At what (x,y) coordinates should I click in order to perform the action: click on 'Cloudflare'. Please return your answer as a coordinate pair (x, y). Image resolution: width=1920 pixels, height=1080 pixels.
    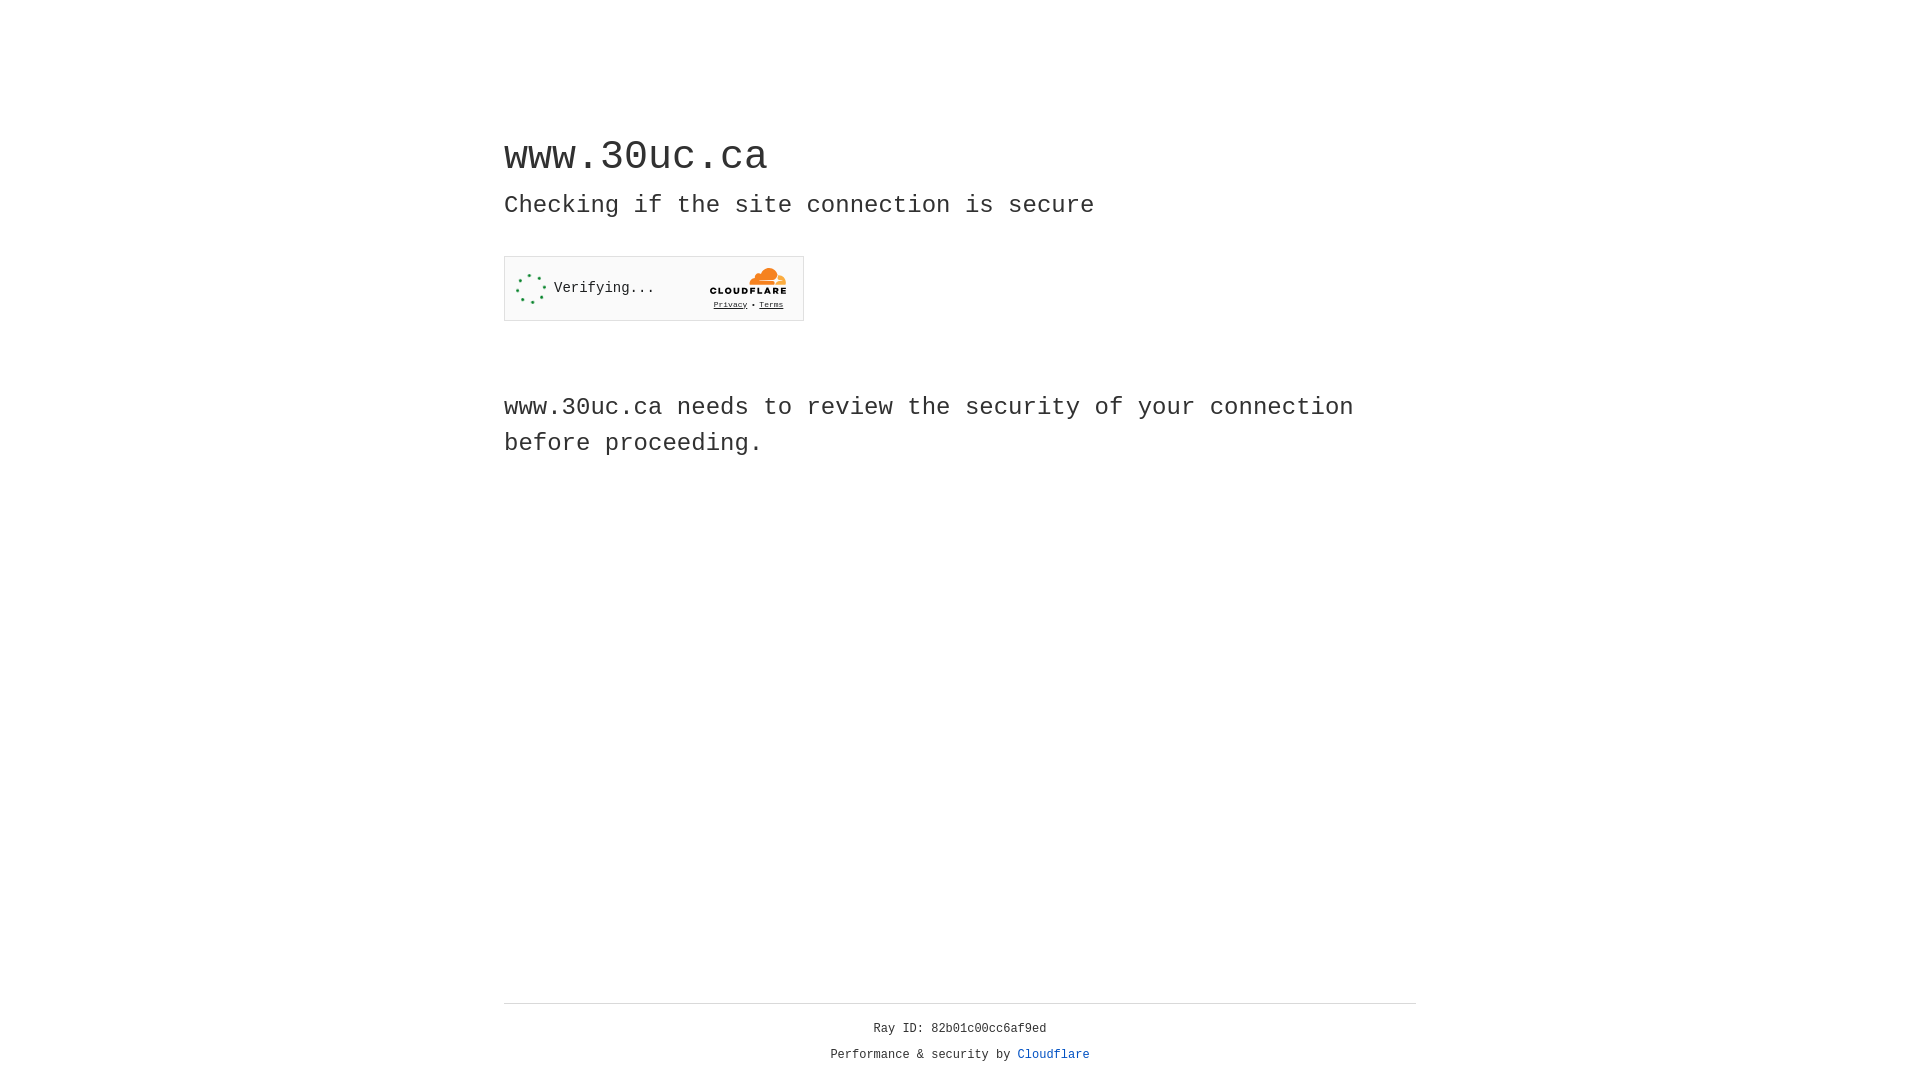
    Looking at the image, I should click on (1017, 1054).